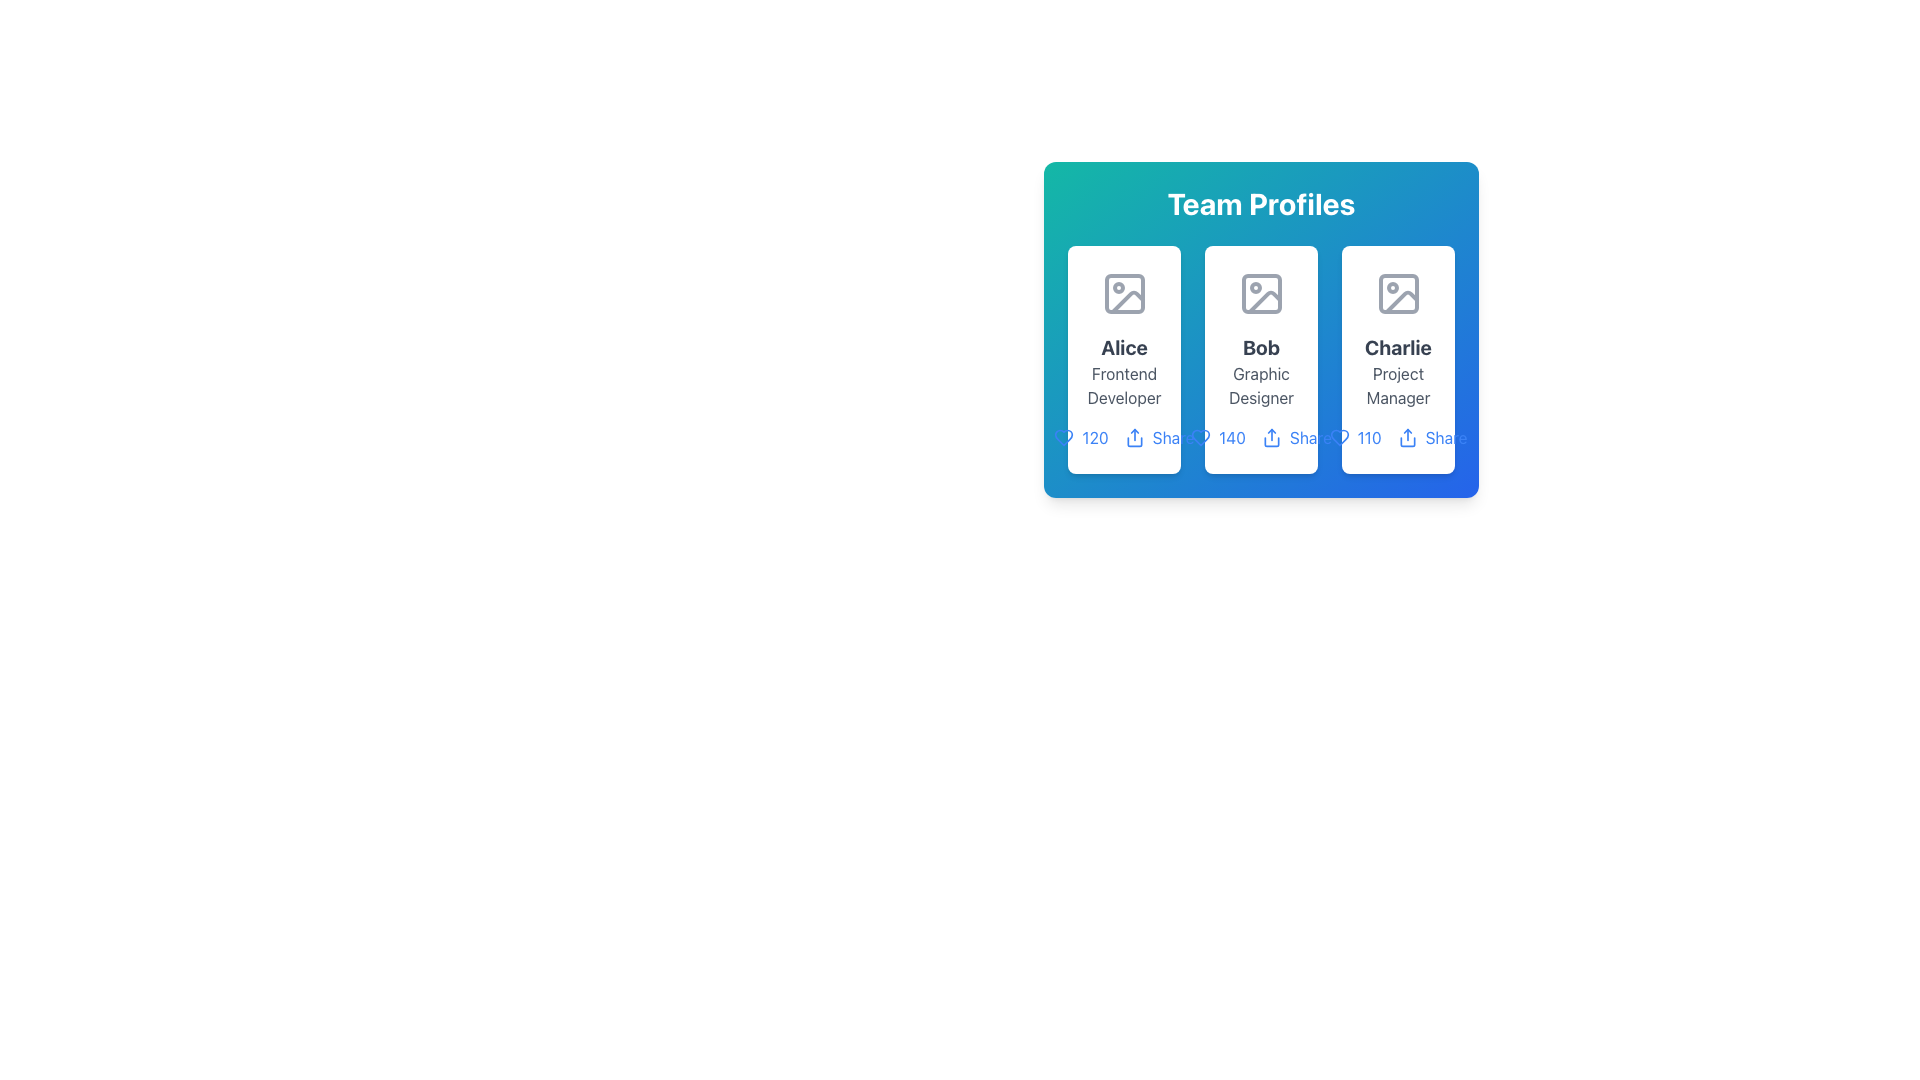 The image size is (1920, 1080). What do you see at coordinates (1063, 437) in the screenshot?
I see `the blue heart icon representing 'like' status next to the number '120' in the 'Team Profiles' section under 'Alice - Frontend Developer'` at bounding box center [1063, 437].